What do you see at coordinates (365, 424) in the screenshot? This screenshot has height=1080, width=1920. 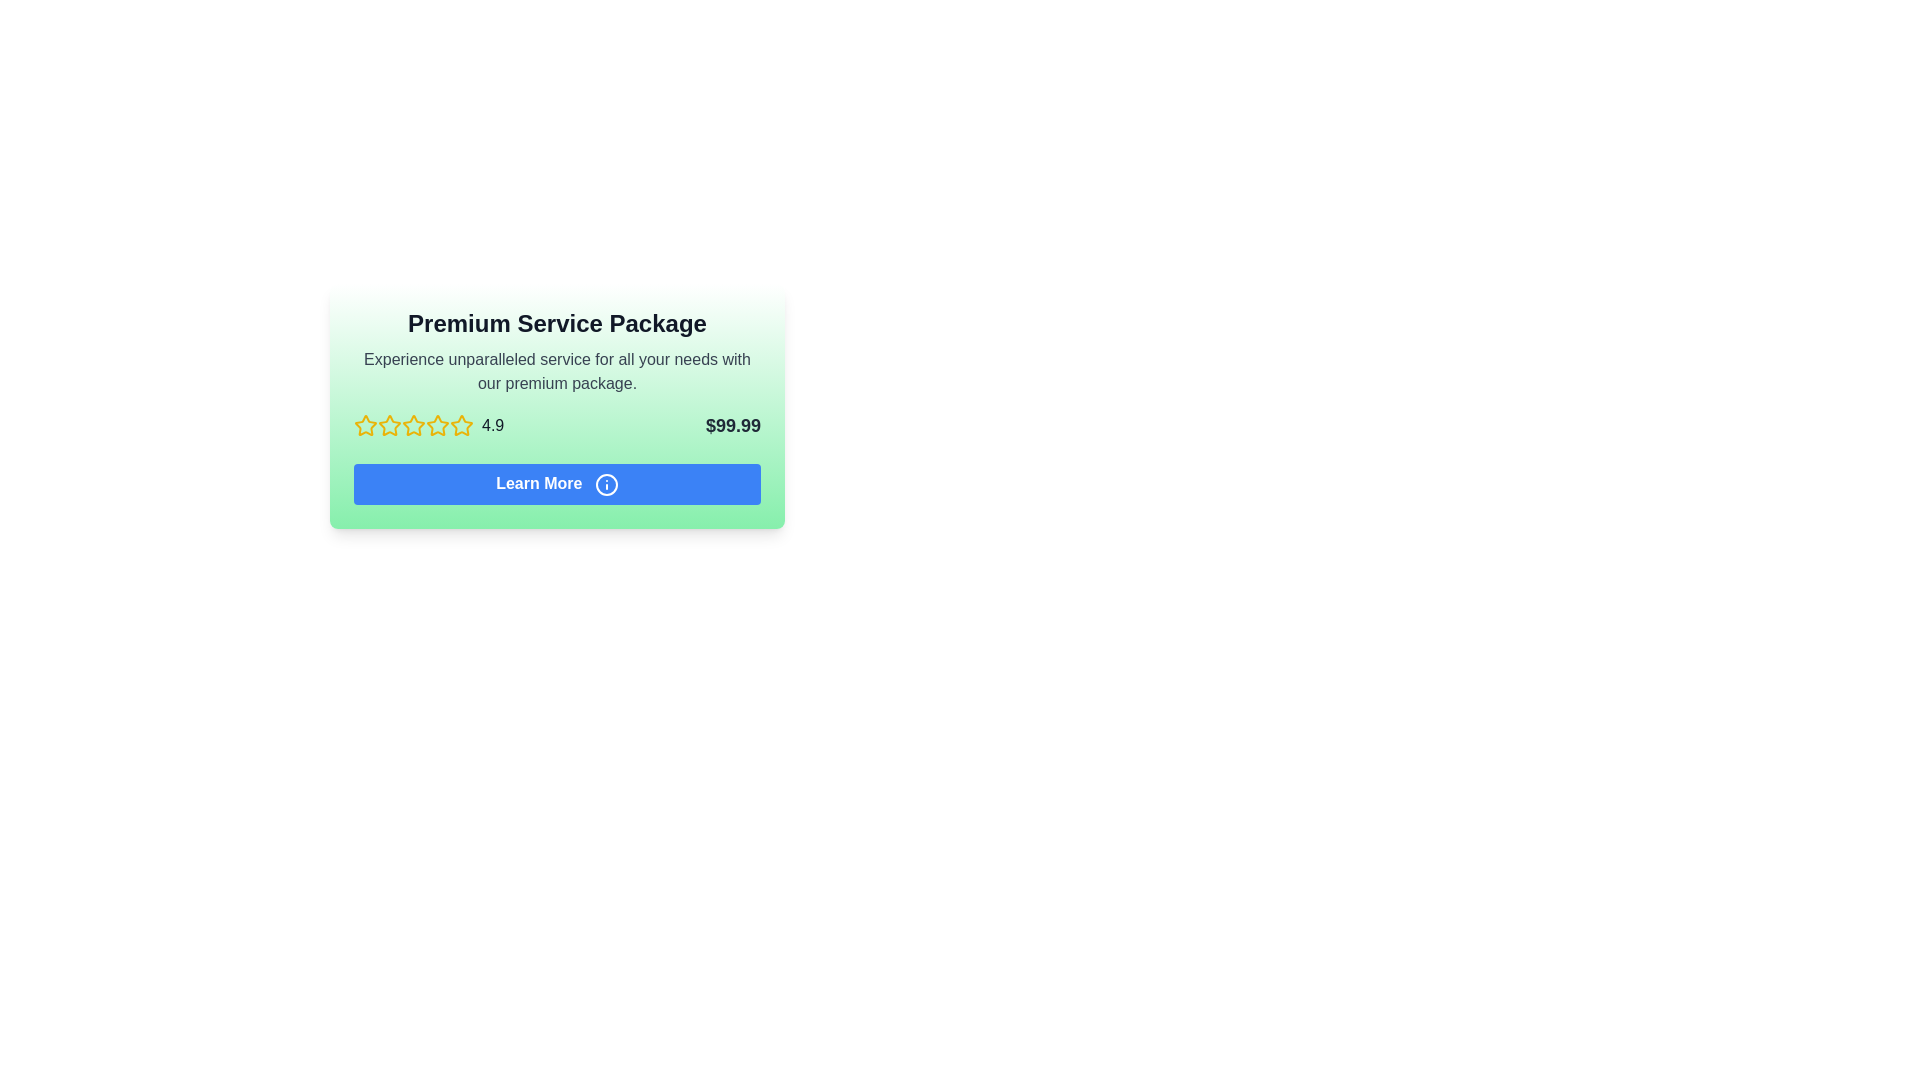 I see `the first star icon in the 5-star rating system located near the top-left corner of the card next to the text '4.9'` at bounding box center [365, 424].